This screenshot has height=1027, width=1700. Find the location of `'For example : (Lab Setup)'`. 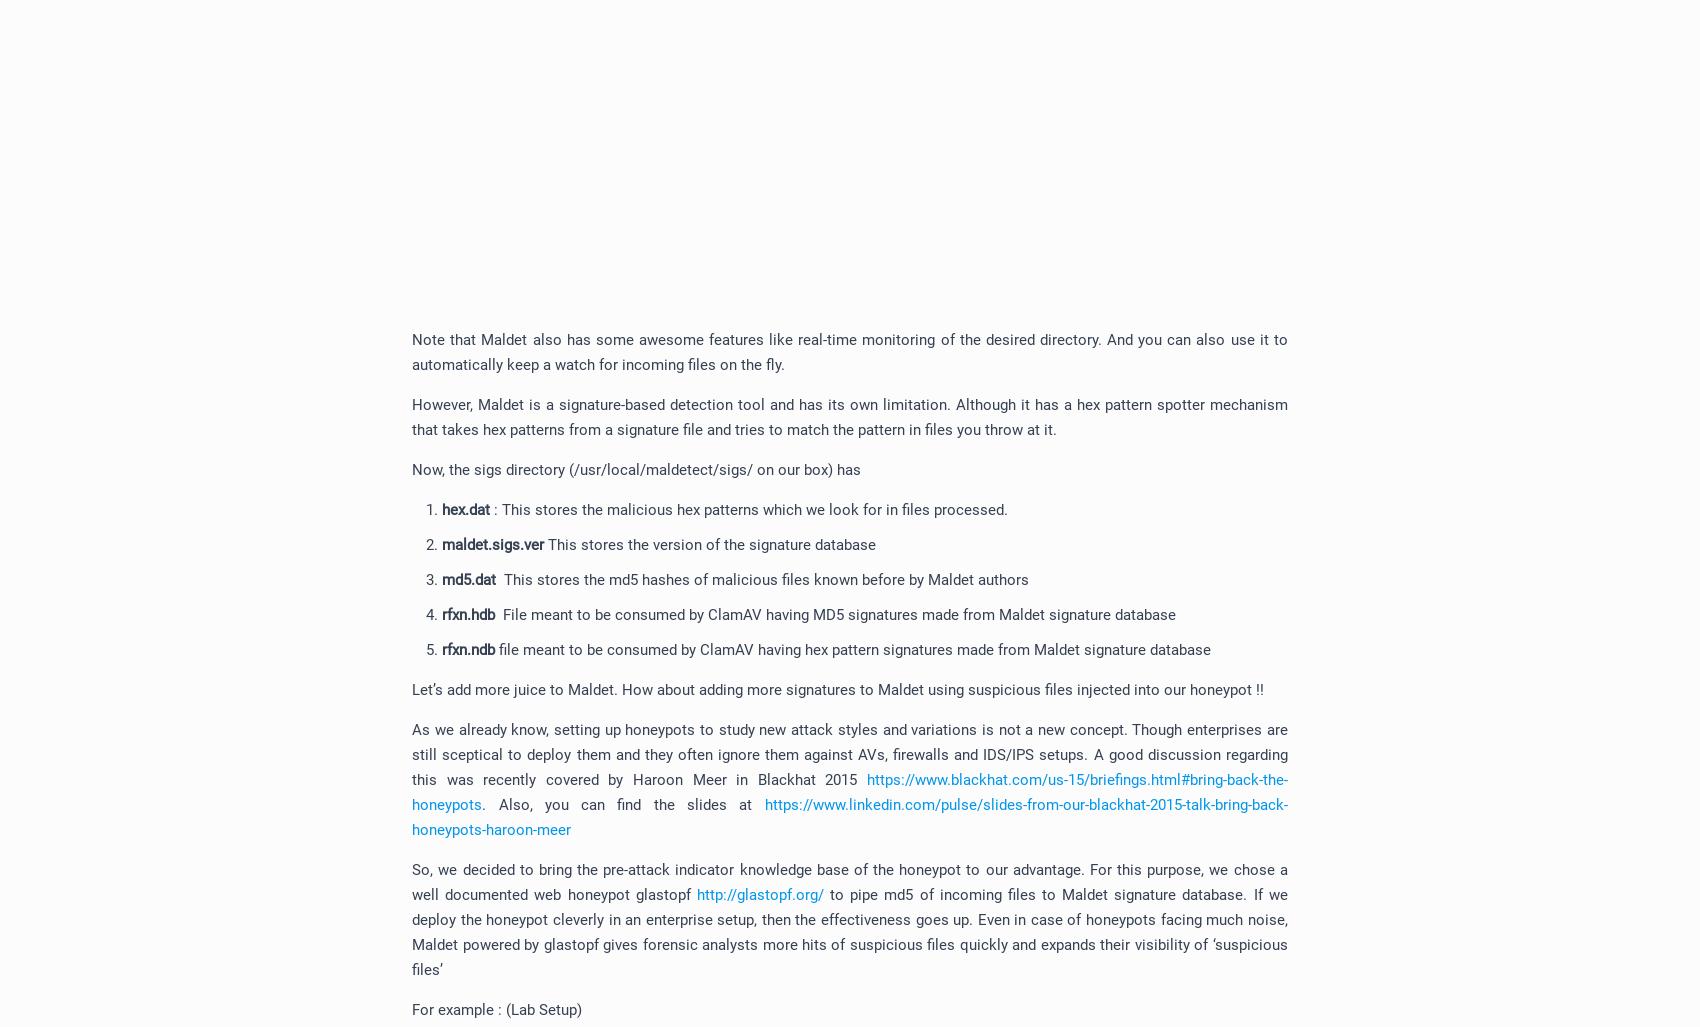

'For example : (Lab Setup)' is located at coordinates (411, 1008).